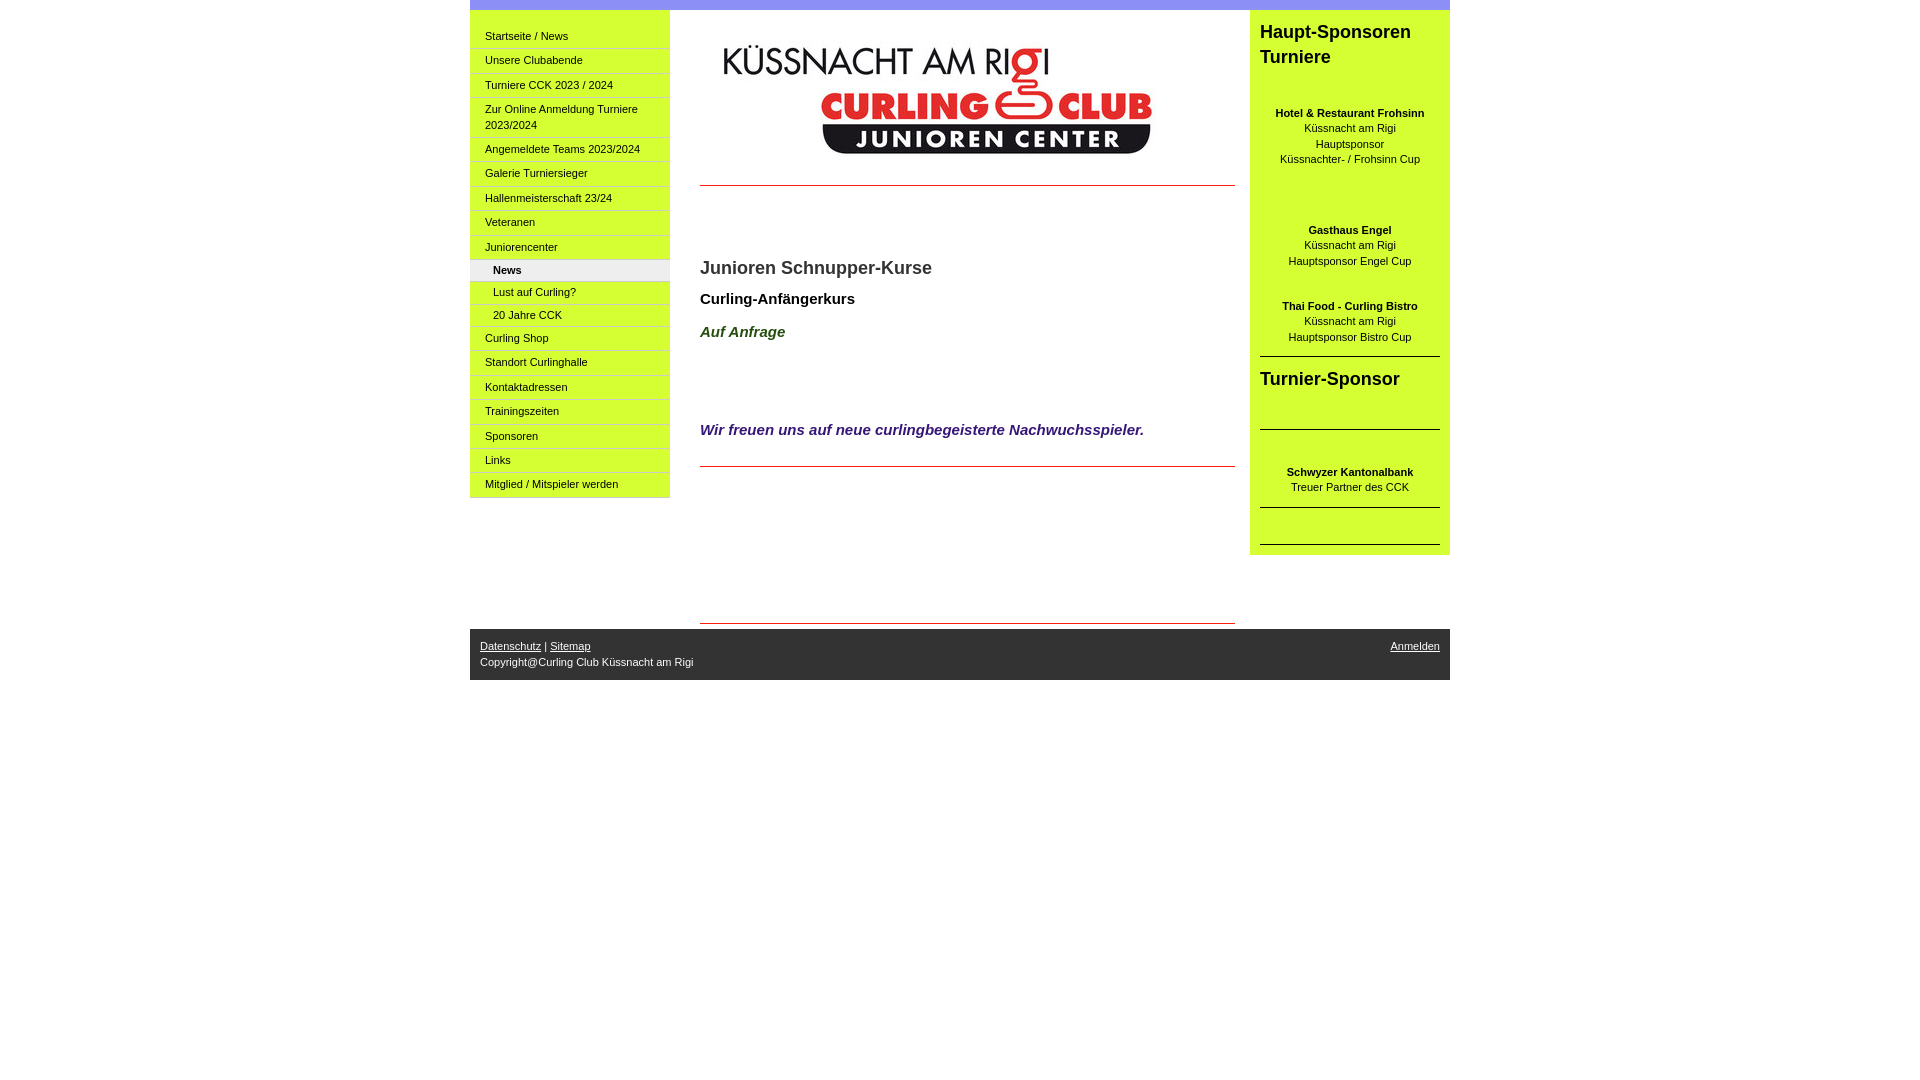 Image resolution: width=1920 pixels, height=1080 pixels. I want to click on 'Turniere CCK 2023 / 2024', so click(569, 84).